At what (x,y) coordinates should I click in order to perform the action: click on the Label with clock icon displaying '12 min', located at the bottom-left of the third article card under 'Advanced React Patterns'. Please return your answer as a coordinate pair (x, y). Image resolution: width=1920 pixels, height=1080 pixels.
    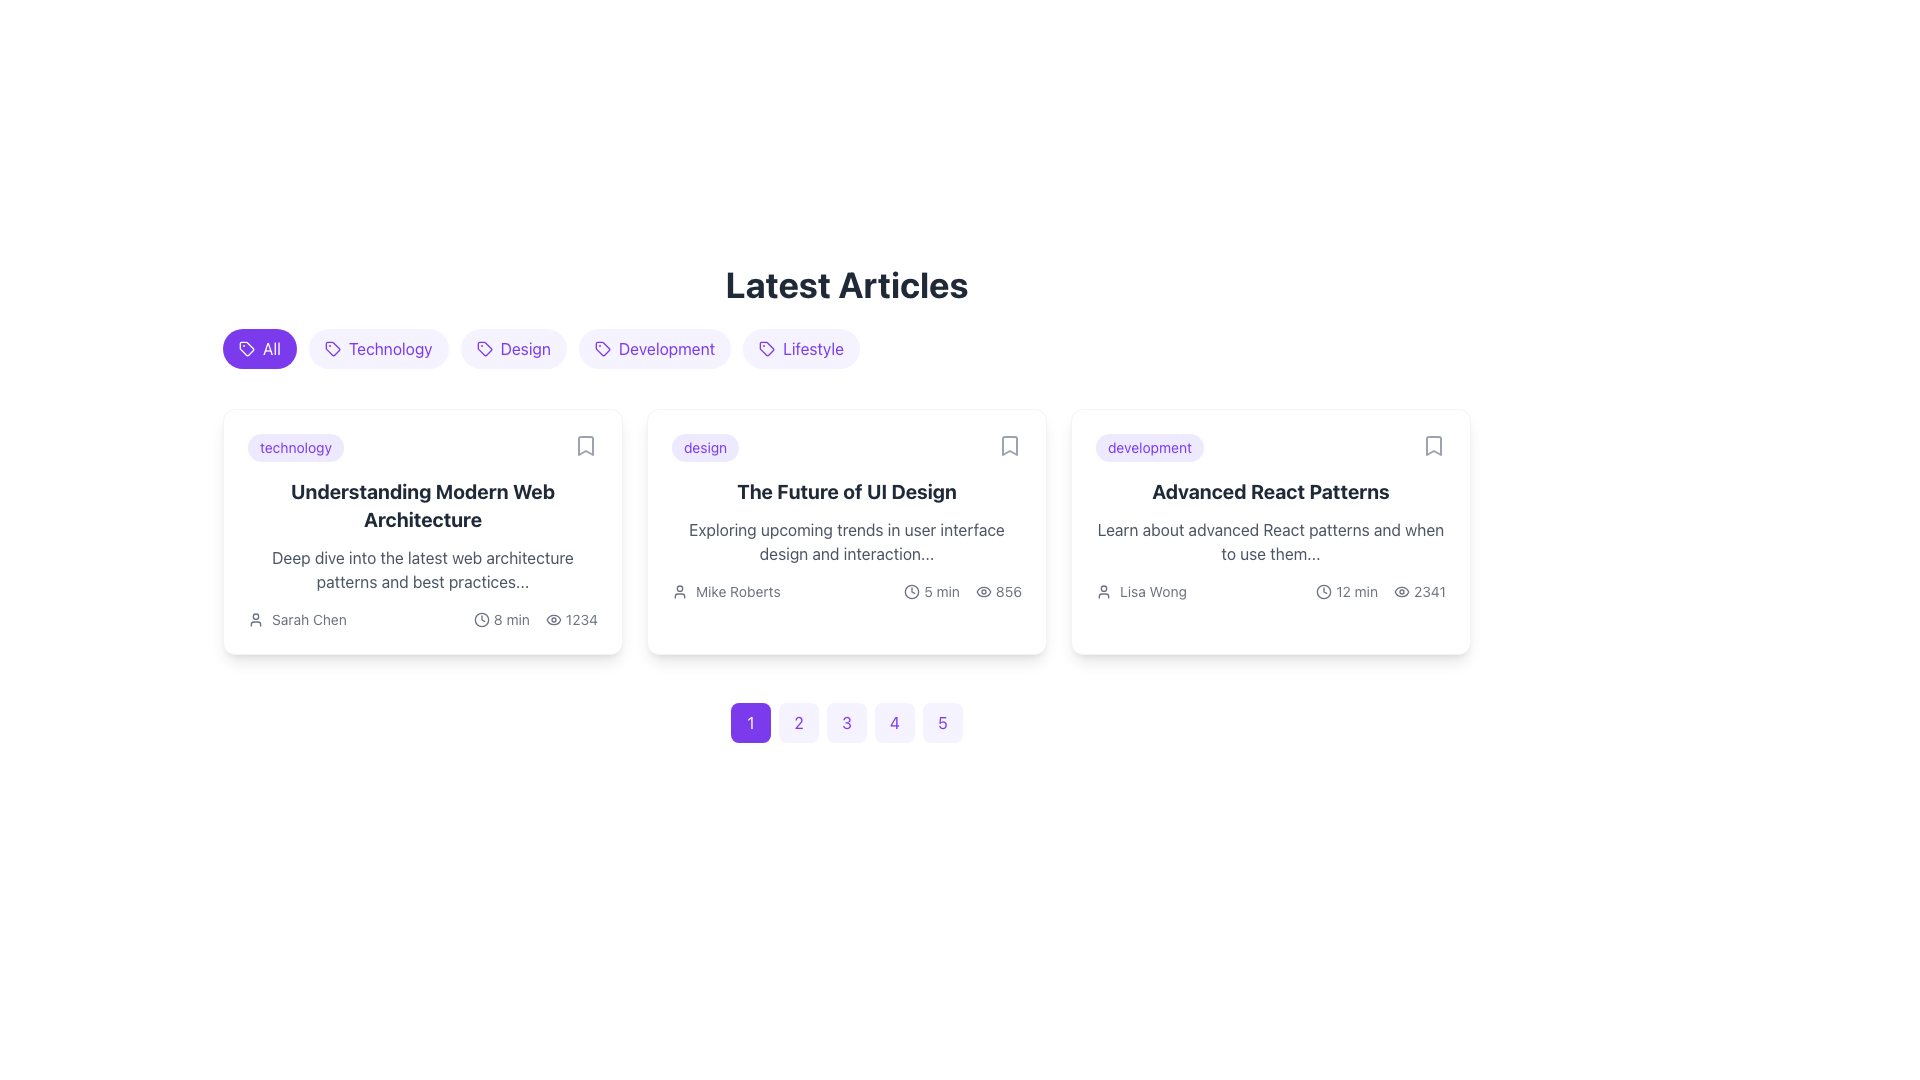
    Looking at the image, I should click on (1347, 590).